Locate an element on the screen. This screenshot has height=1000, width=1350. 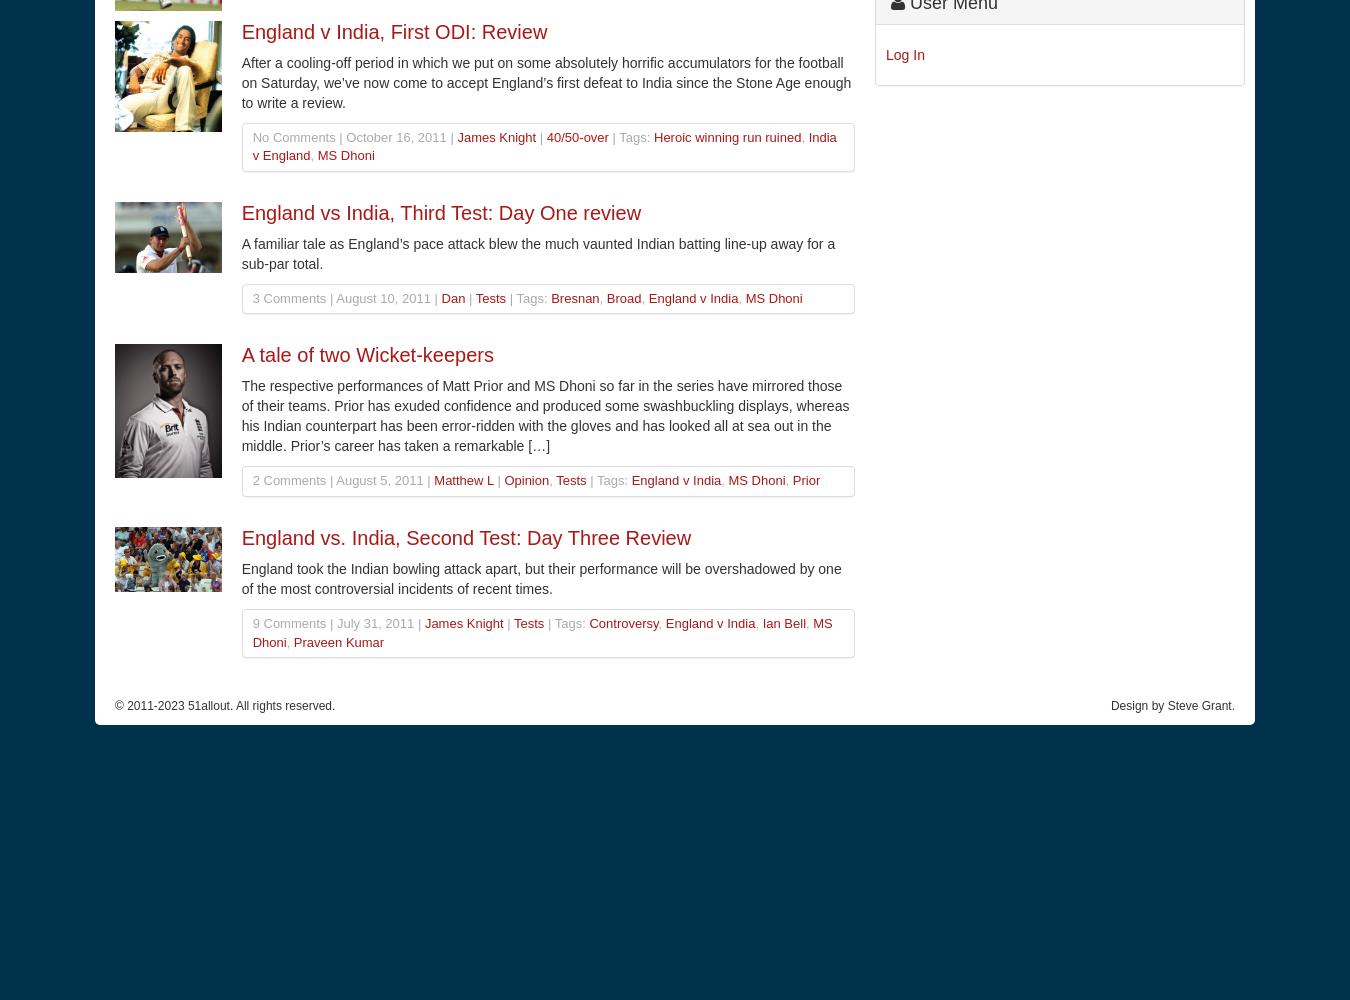
'Broad' is located at coordinates (623, 297).